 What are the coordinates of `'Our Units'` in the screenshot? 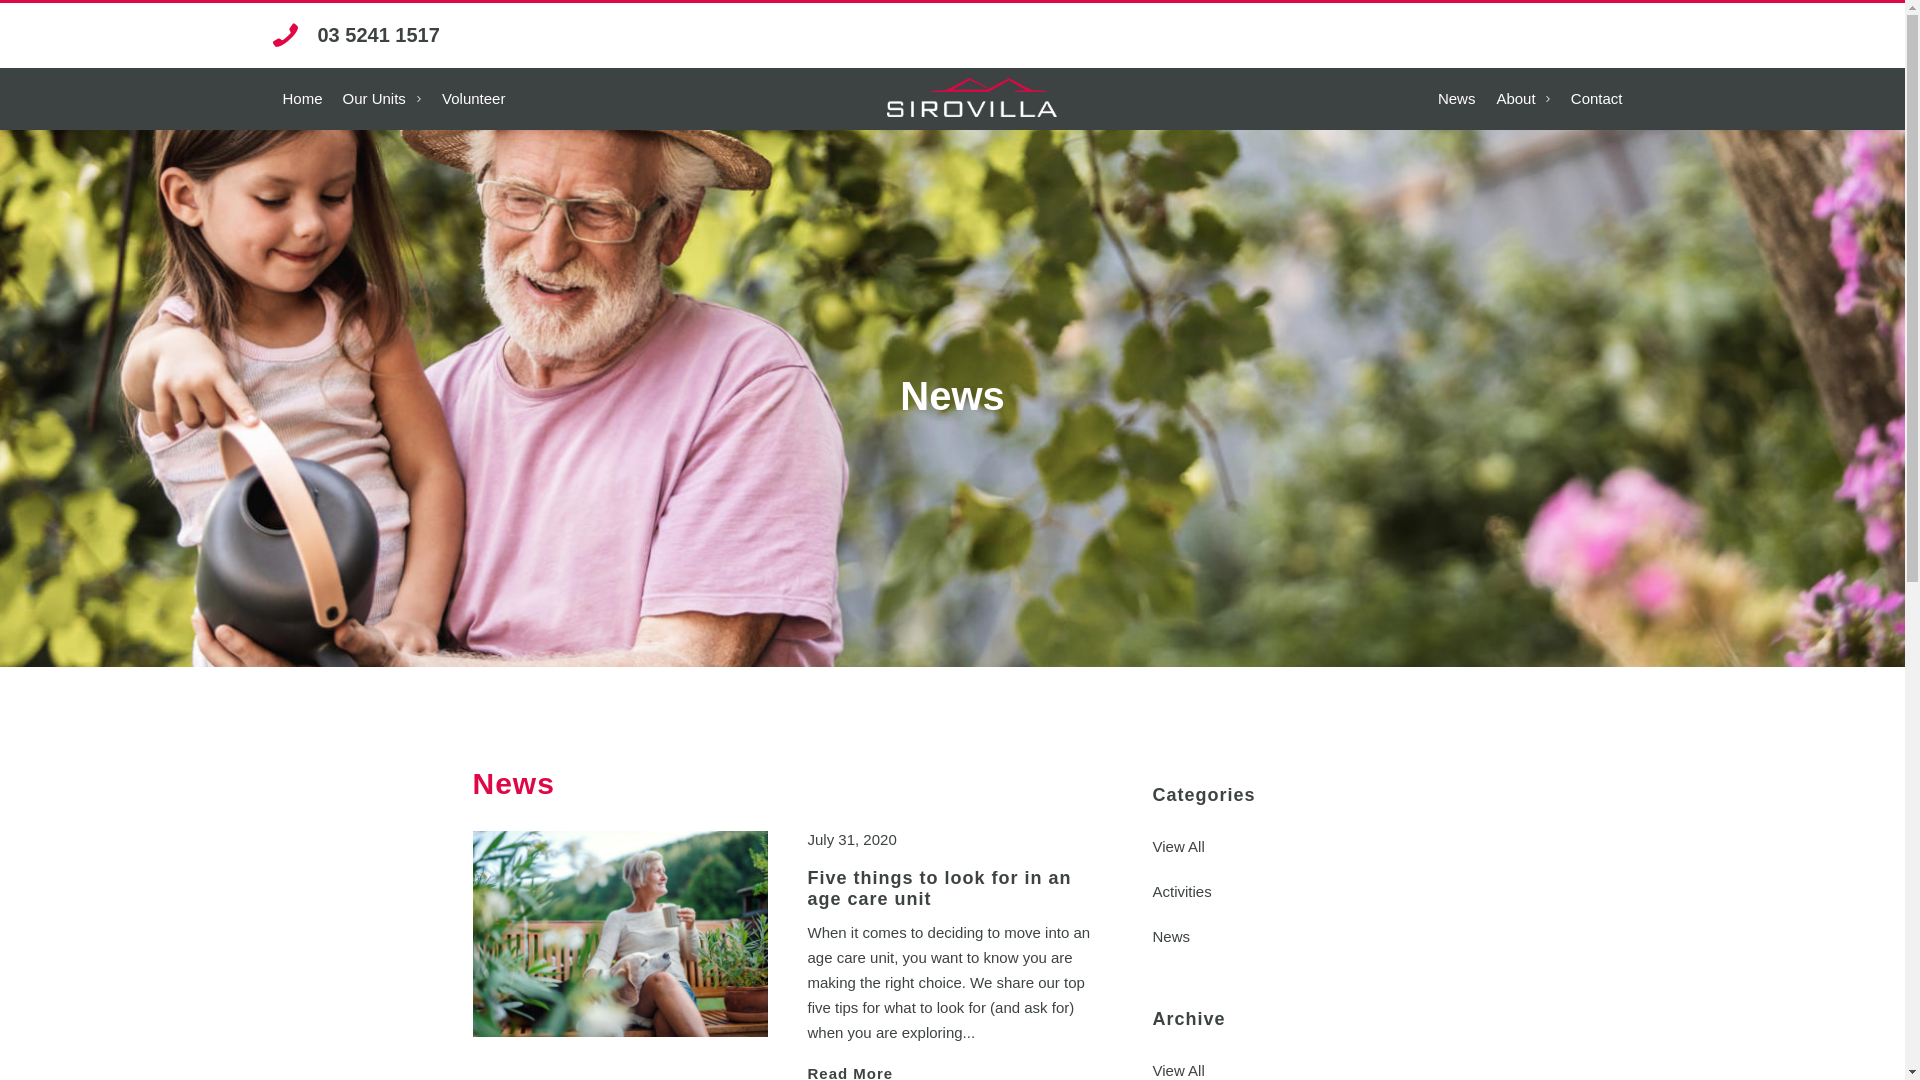 It's located at (382, 99).